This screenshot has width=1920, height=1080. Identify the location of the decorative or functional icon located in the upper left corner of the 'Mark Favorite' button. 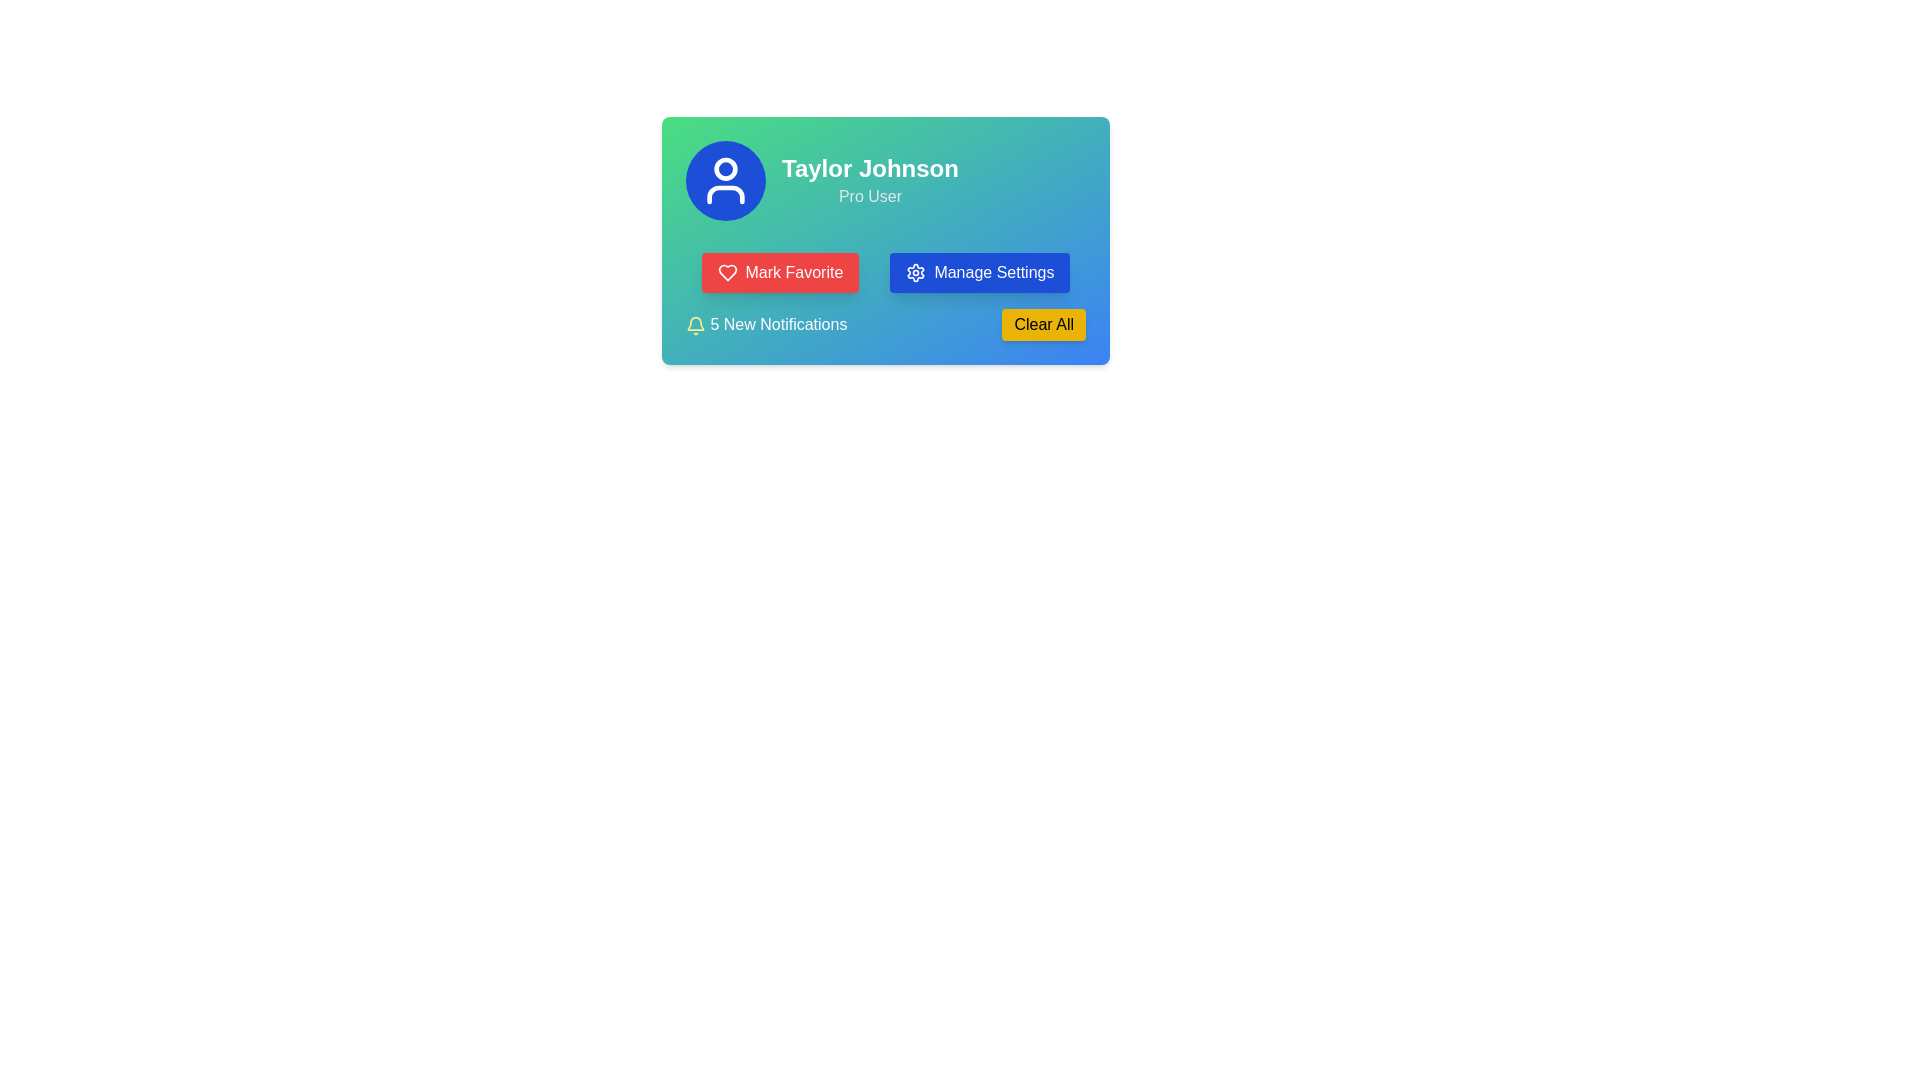
(726, 273).